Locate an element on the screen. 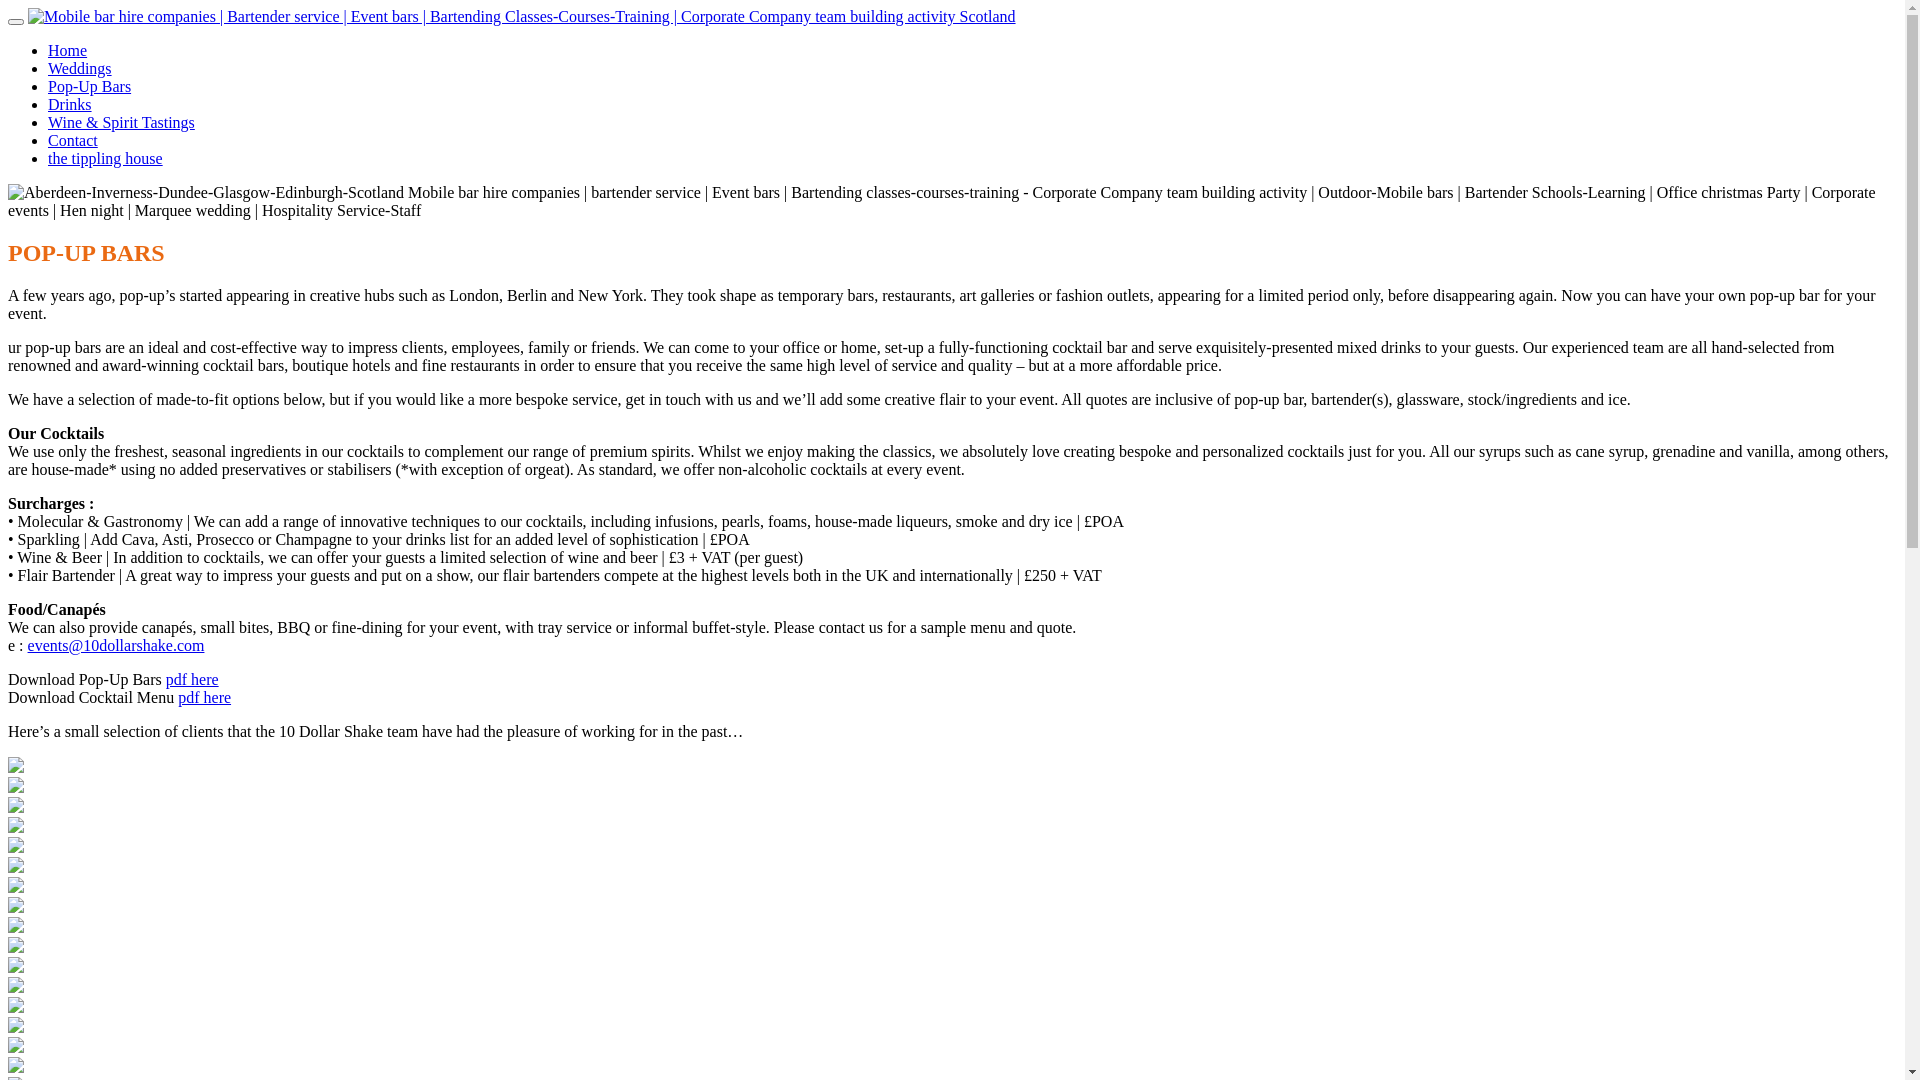 Image resolution: width=1920 pixels, height=1080 pixels. 'Contact' is located at coordinates (72, 139).